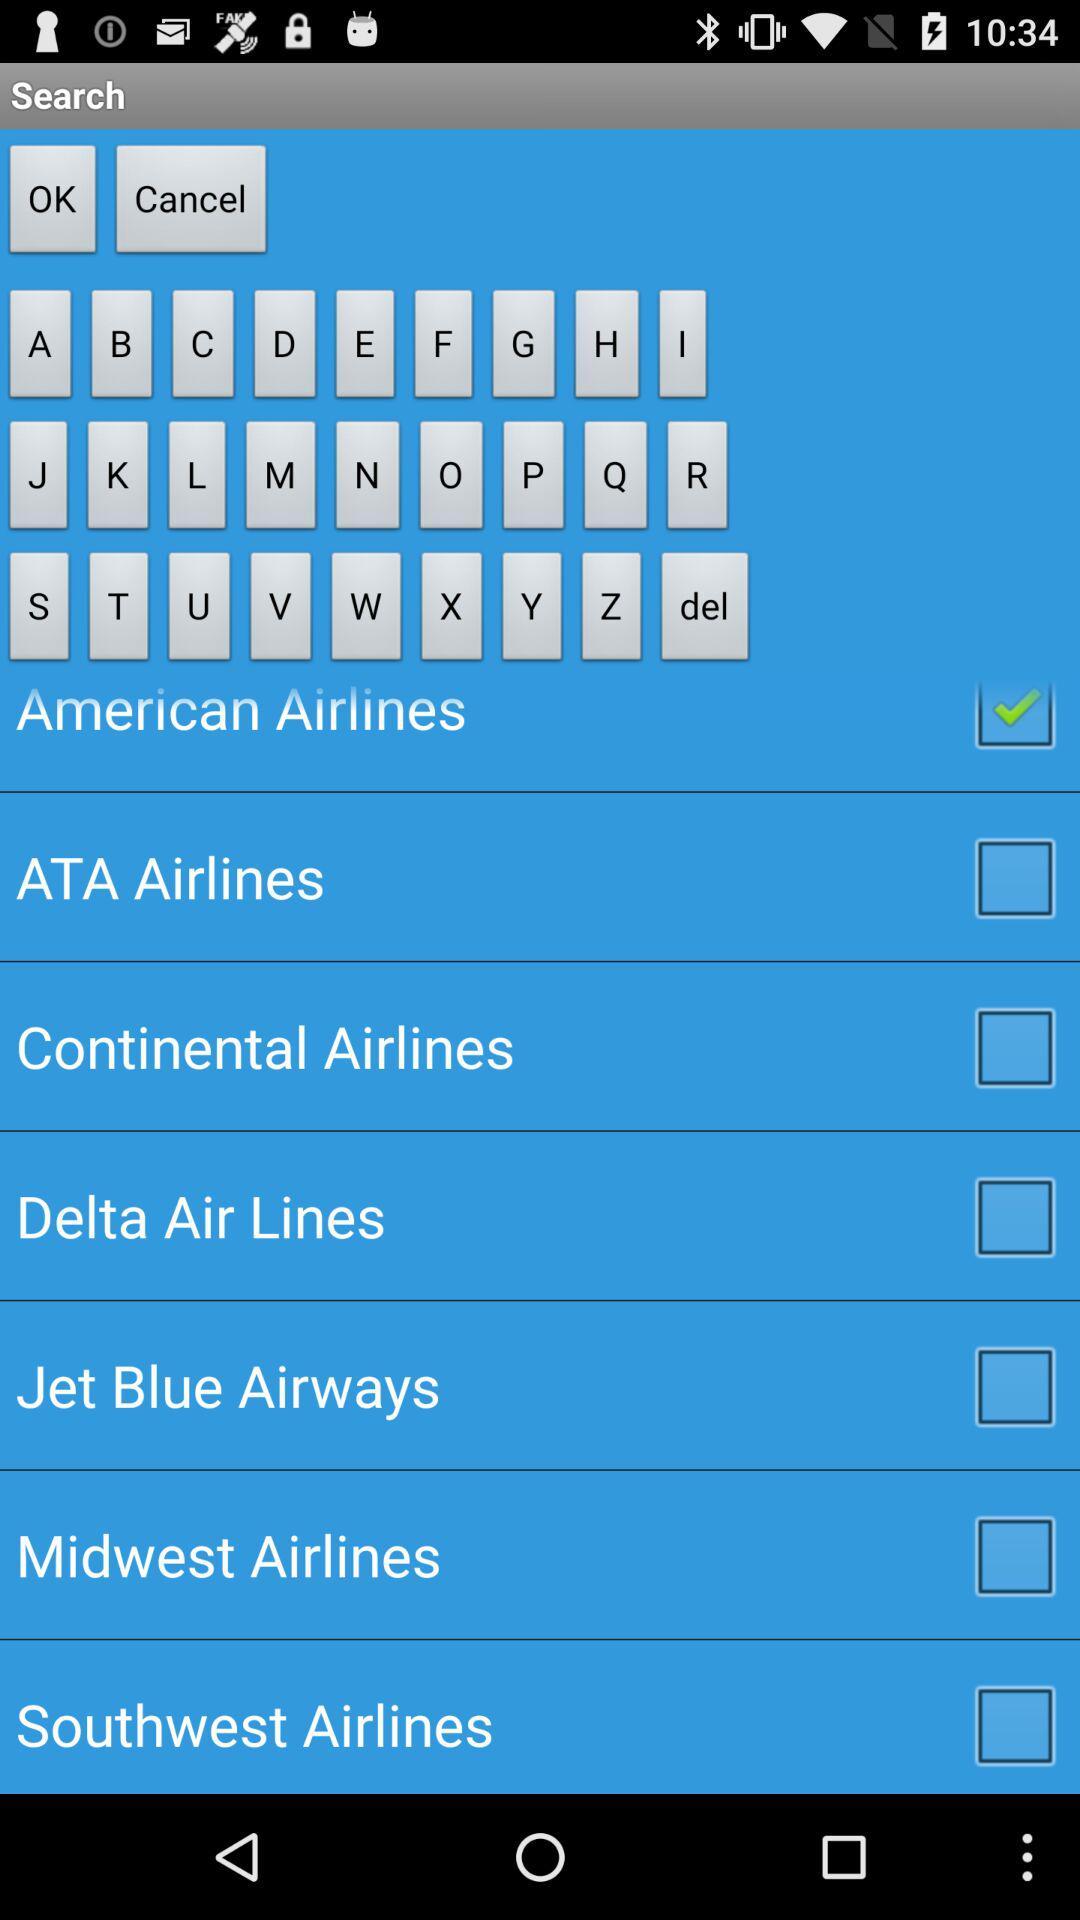 Image resolution: width=1080 pixels, height=1920 pixels. Describe the element at coordinates (540, 1553) in the screenshot. I see `the item above southwest airlines` at that location.